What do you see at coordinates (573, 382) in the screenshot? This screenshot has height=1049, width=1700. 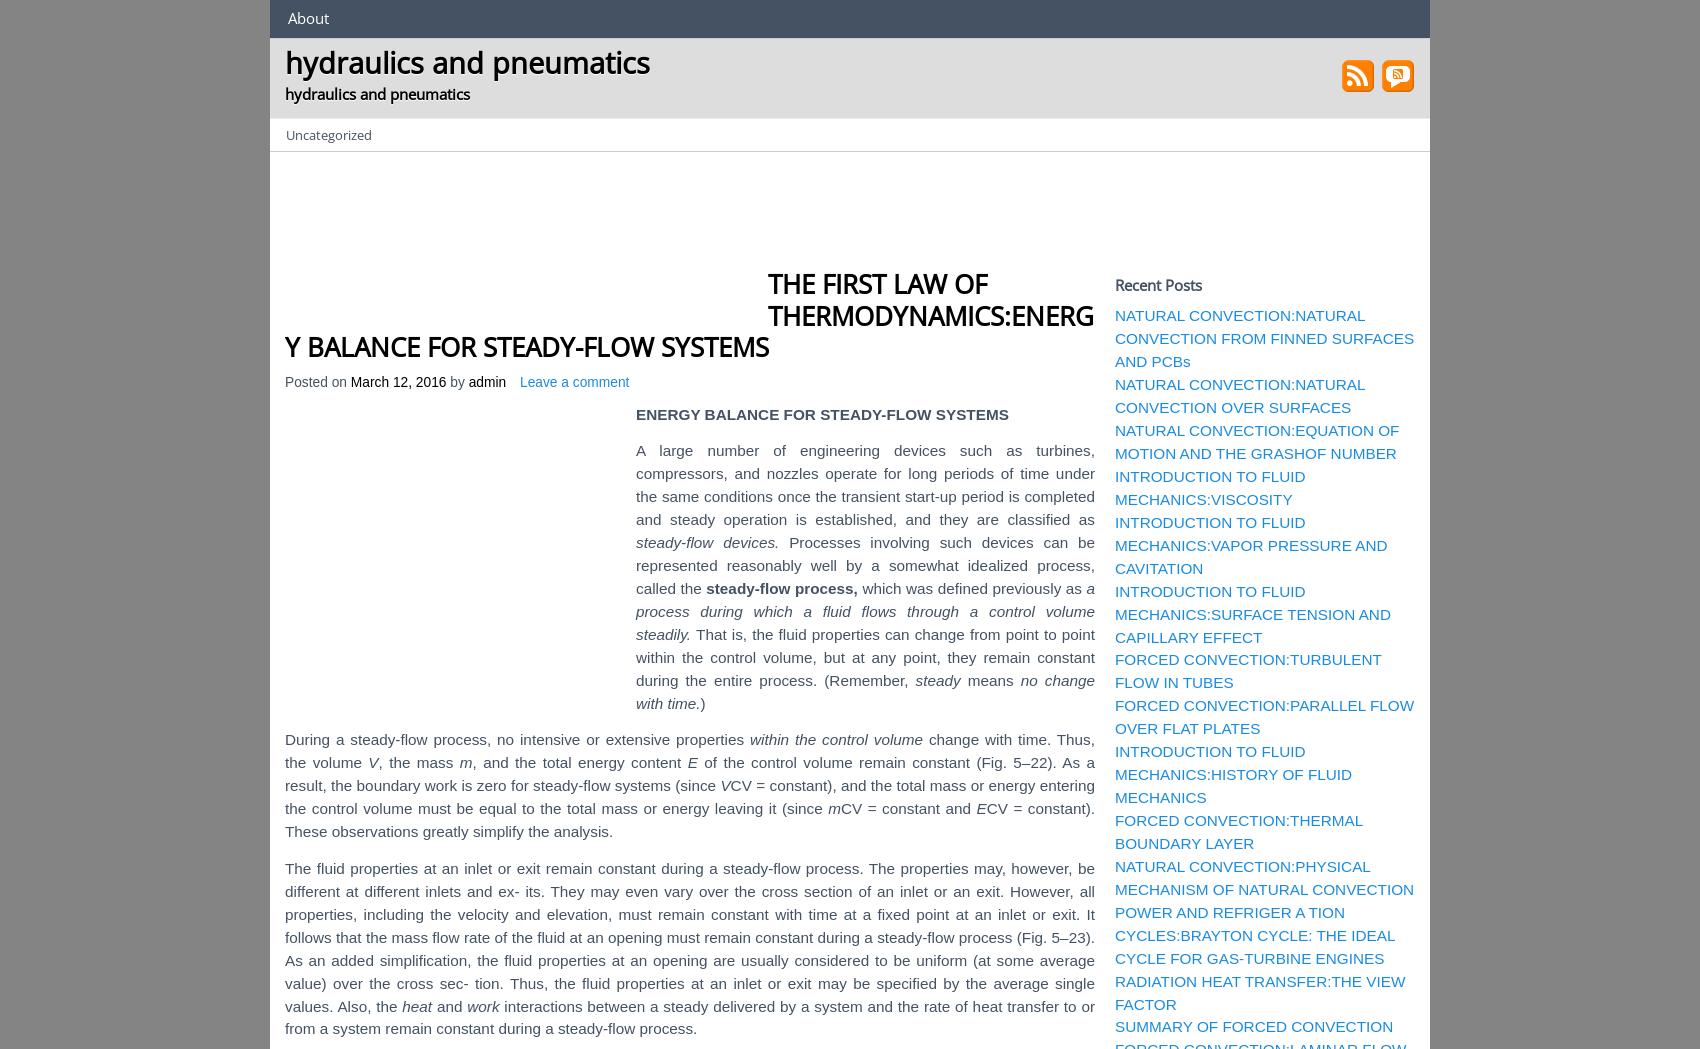 I see `'Leave a comment'` at bounding box center [573, 382].